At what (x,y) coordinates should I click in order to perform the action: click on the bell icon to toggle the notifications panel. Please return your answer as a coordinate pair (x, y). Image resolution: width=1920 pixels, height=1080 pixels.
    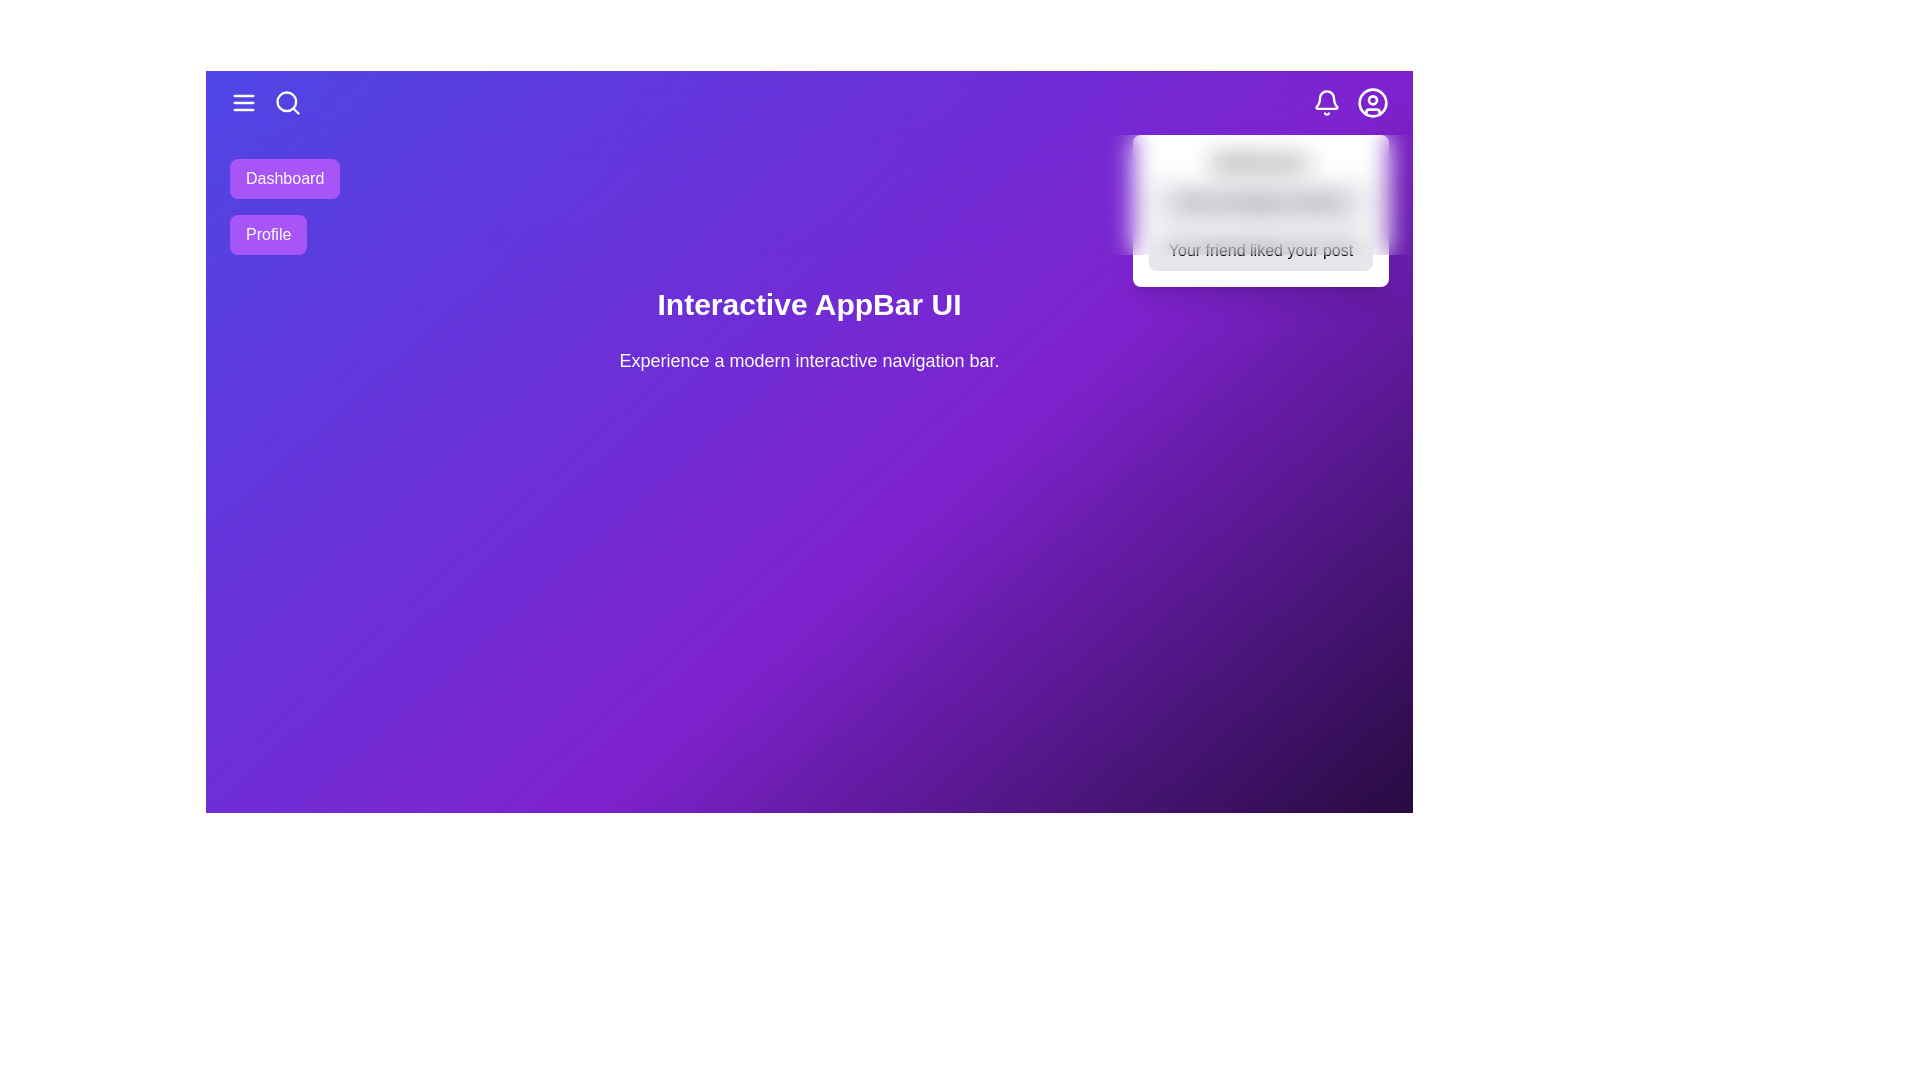
    Looking at the image, I should click on (1326, 103).